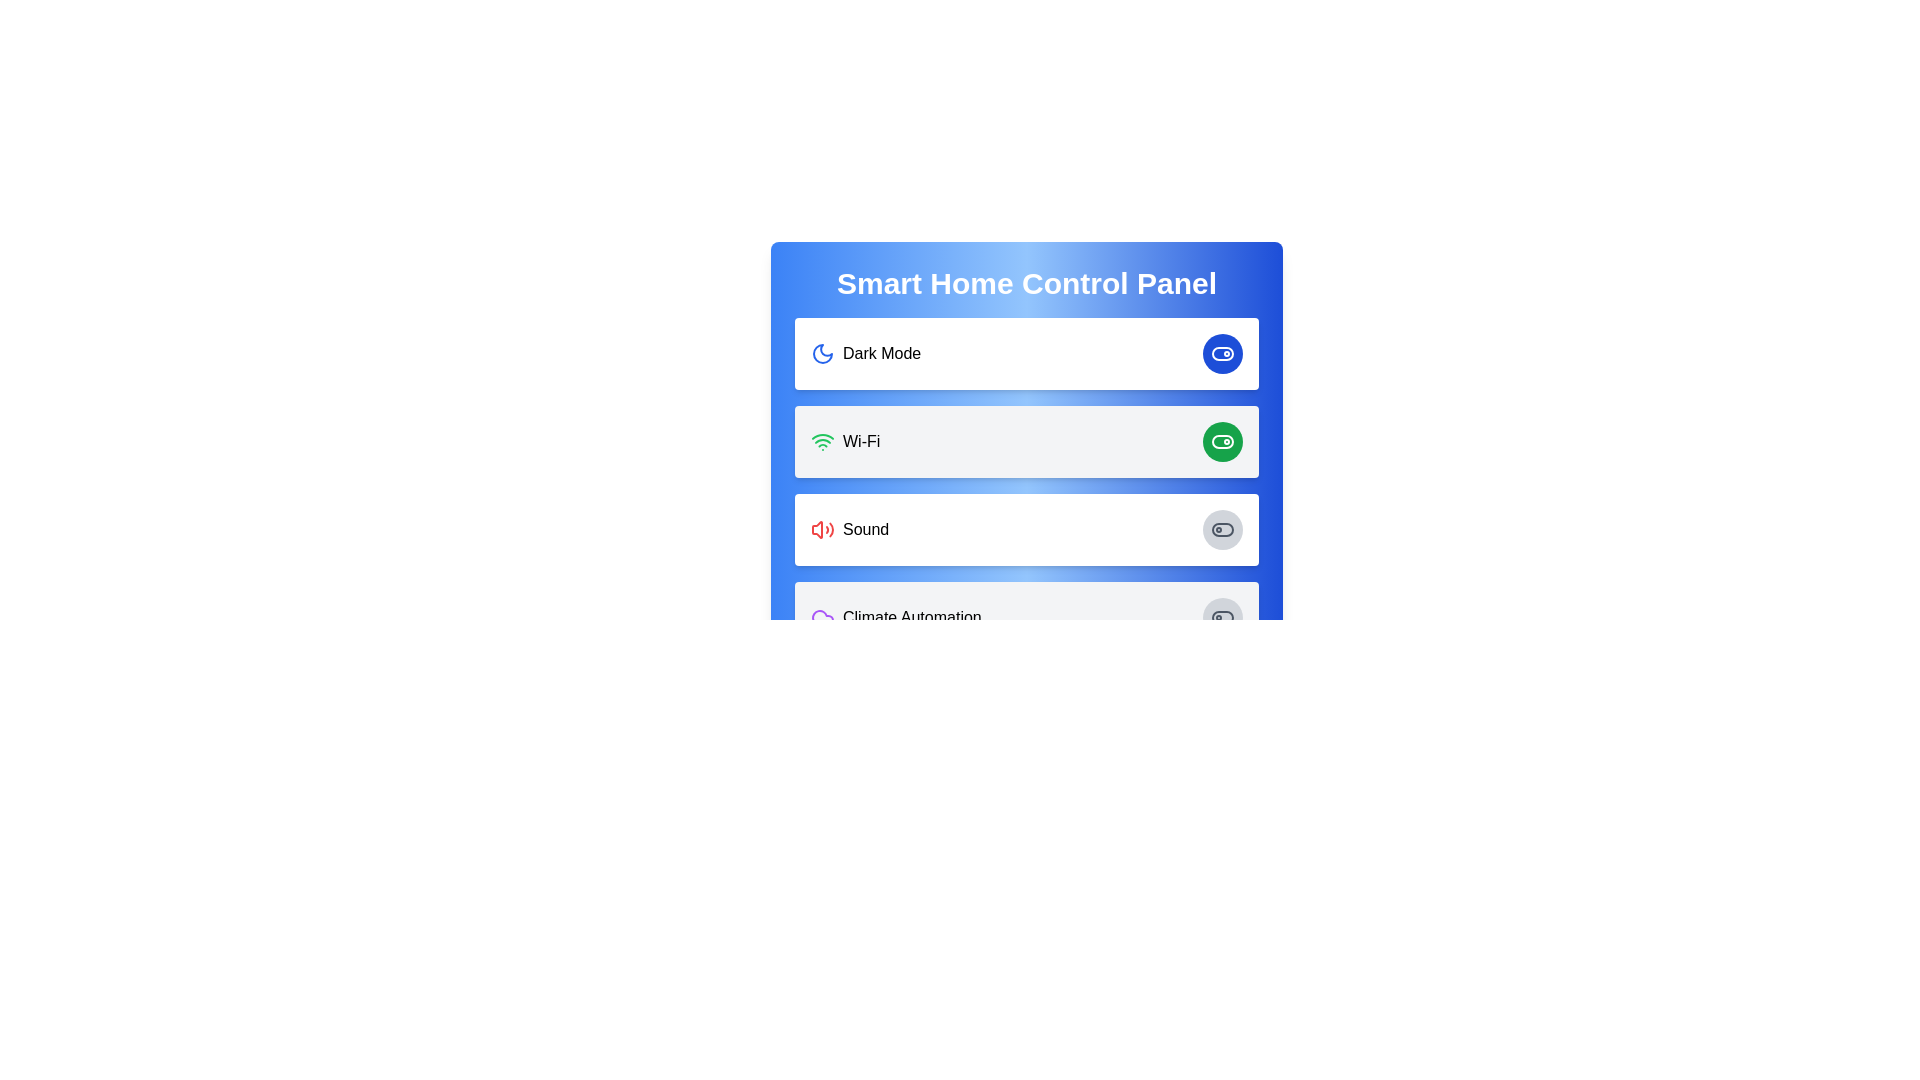 The image size is (1920, 1080). I want to click on the toggle button for 'Dark Mode' located on the right side of the 'Dark Mode' section, so click(1222, 353).